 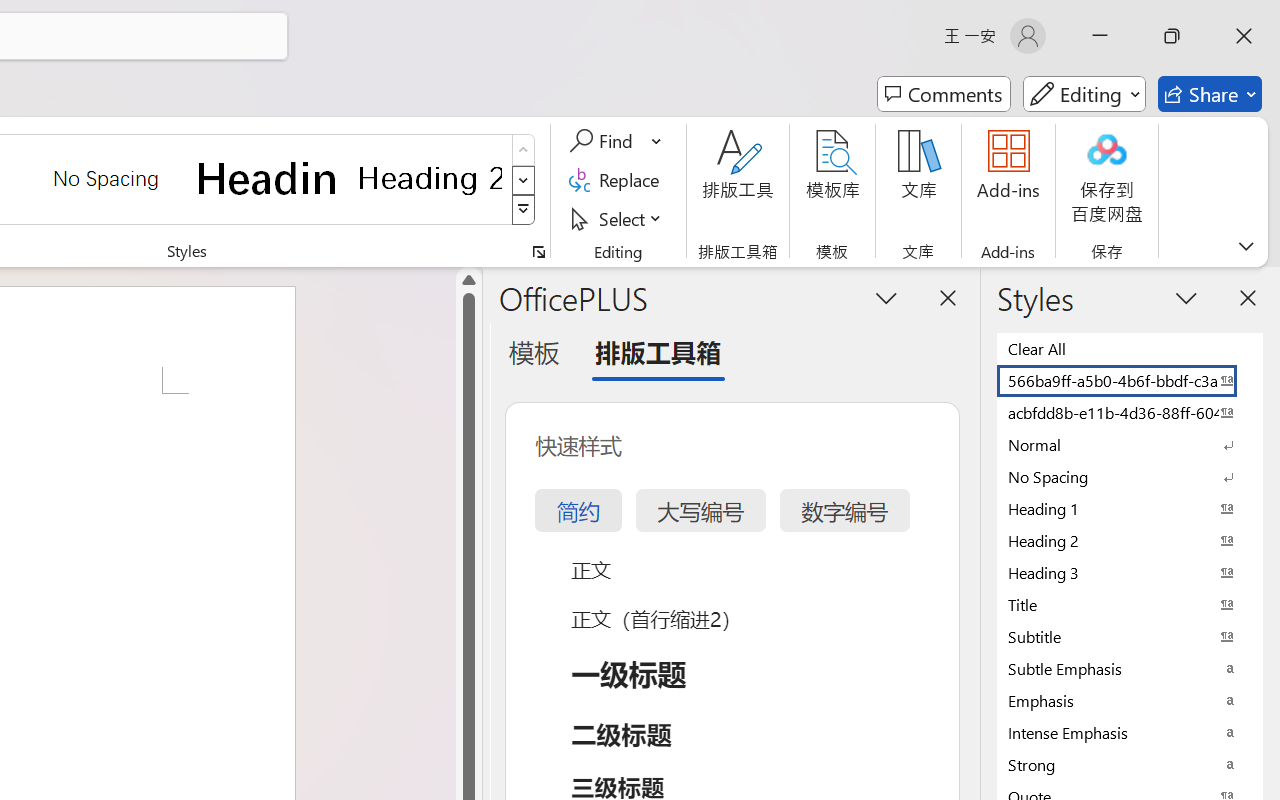 I want to click on 'Heading 2', so click(x=429, y=177).